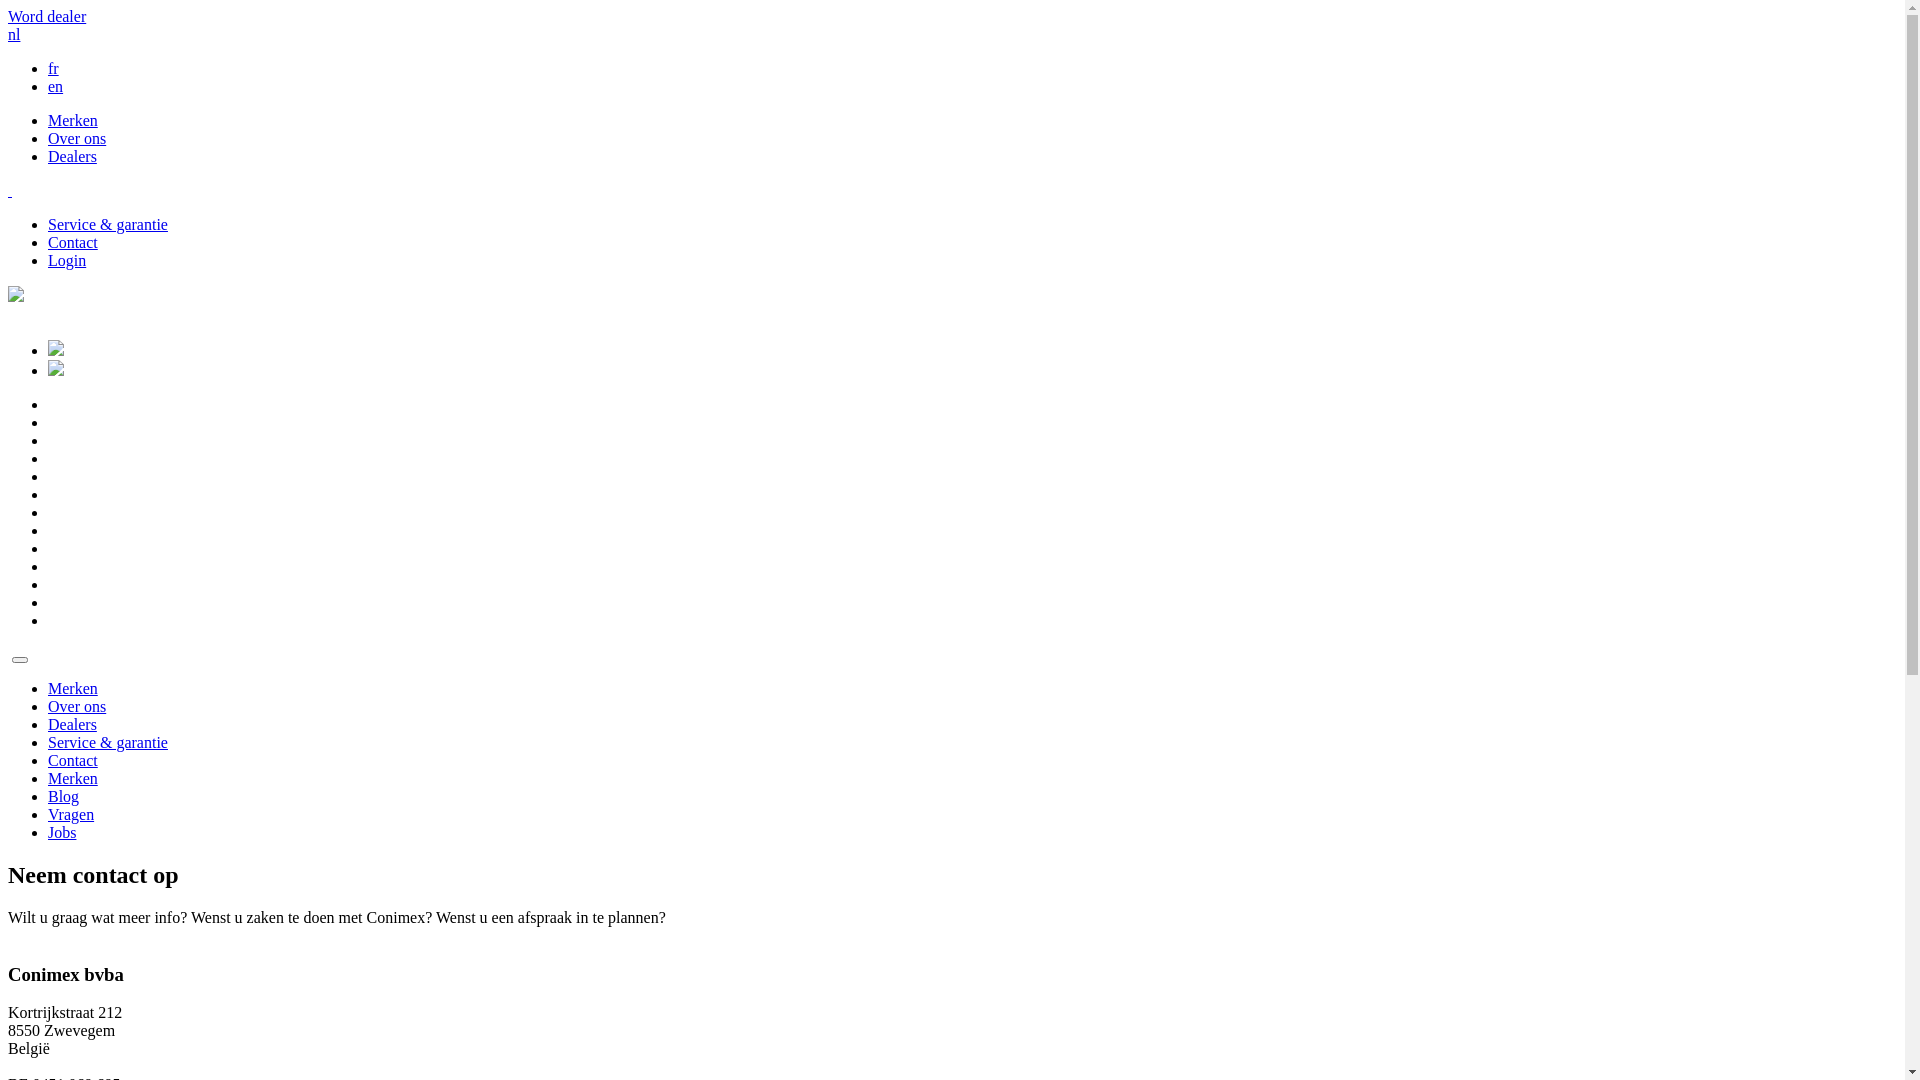  I want to click on 'Over ons', so click(76, 137).